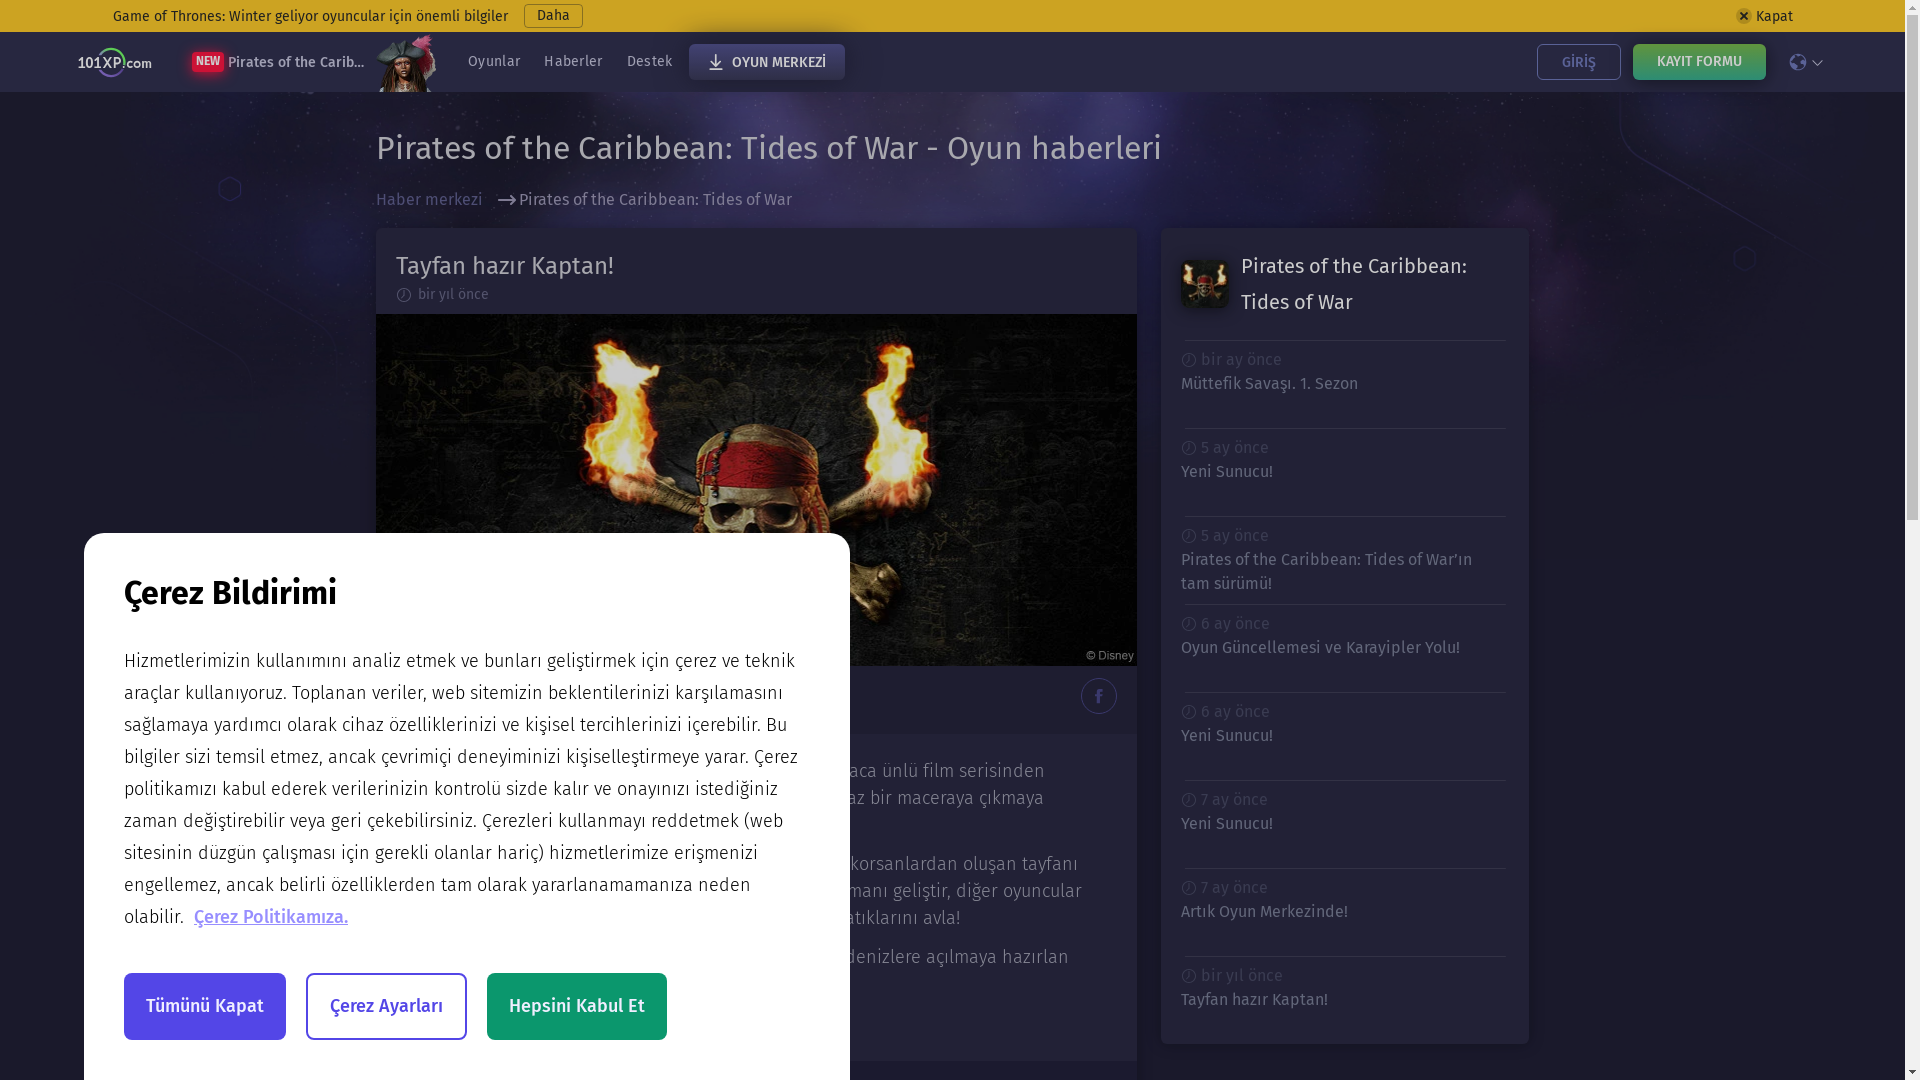 The image size is (1920, 1080). I want to click on 'Destek', so click(649, 60).